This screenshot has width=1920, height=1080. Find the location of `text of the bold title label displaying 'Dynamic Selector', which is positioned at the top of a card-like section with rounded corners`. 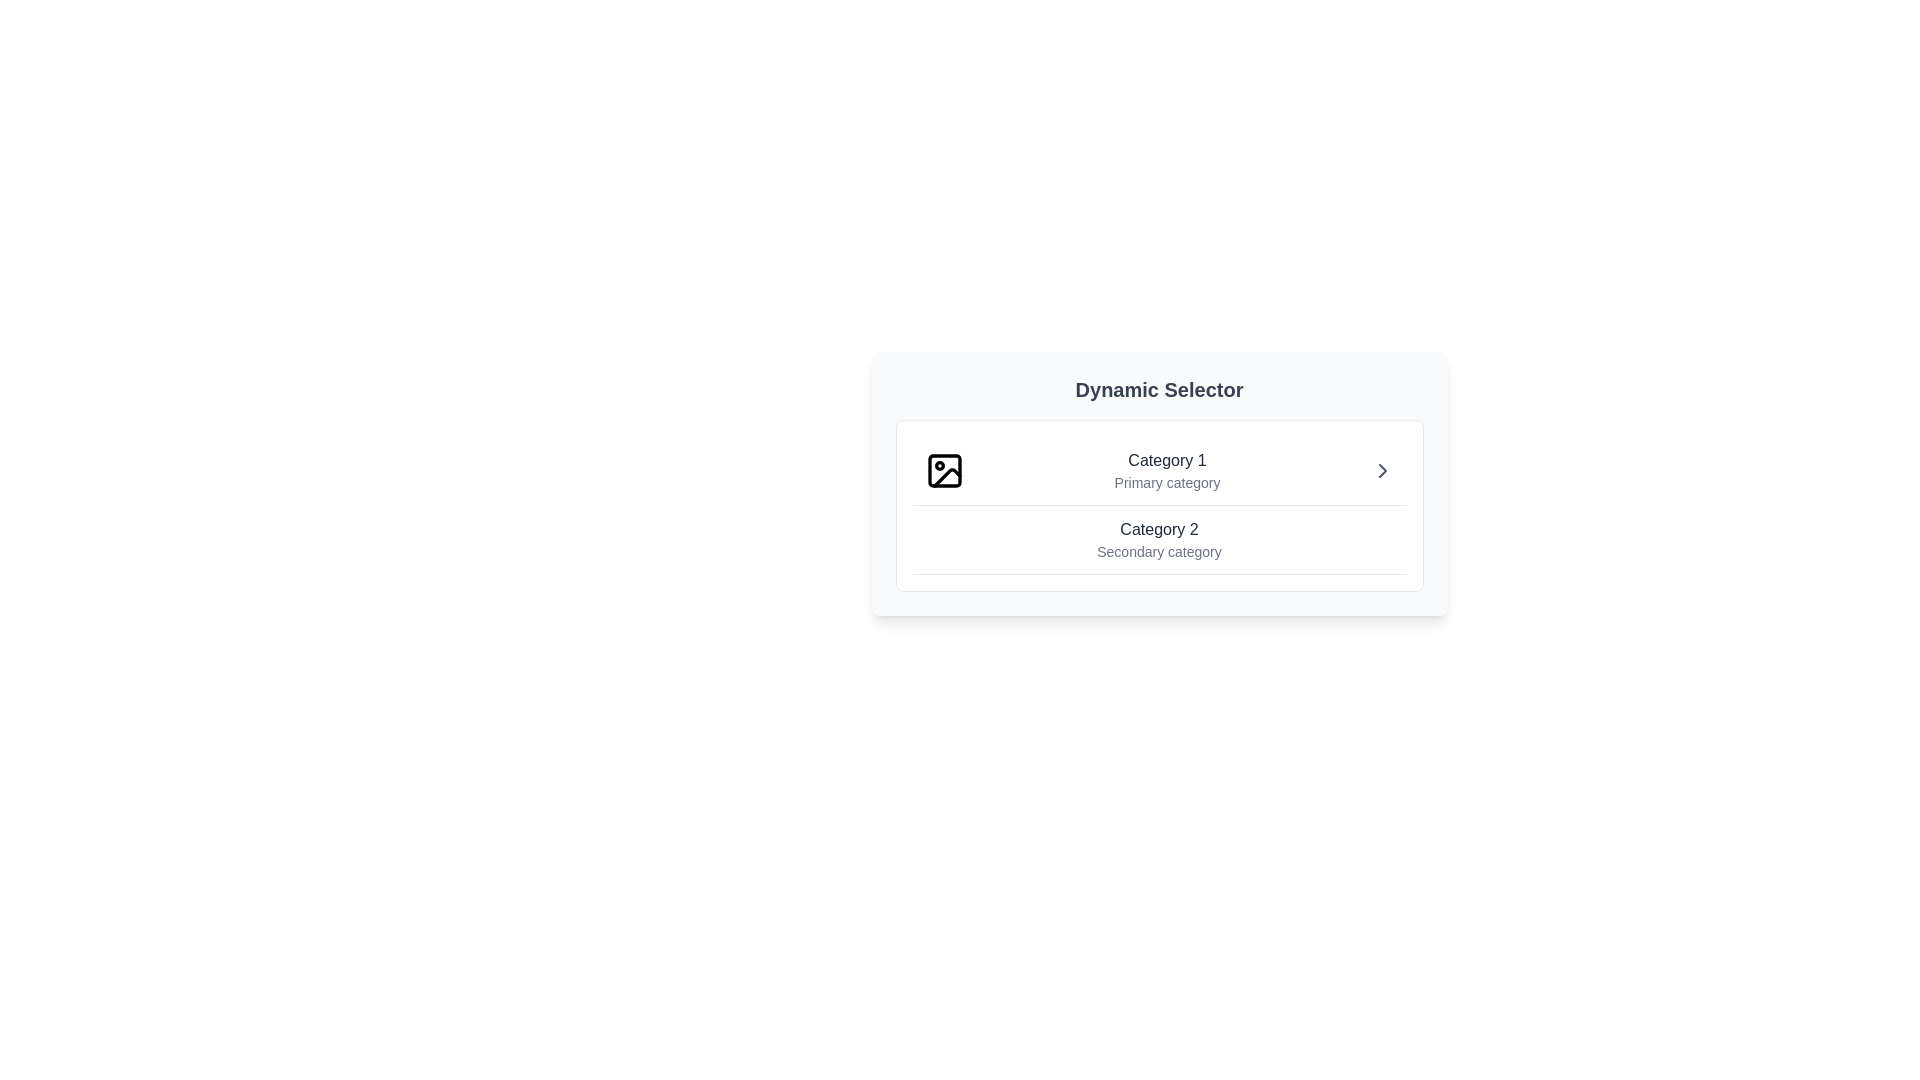

text of the bold title label displaying 'Dynamic Selector', which is positioned at the top of a card-like section with rounded corners is located at coordinates (1159, 389).